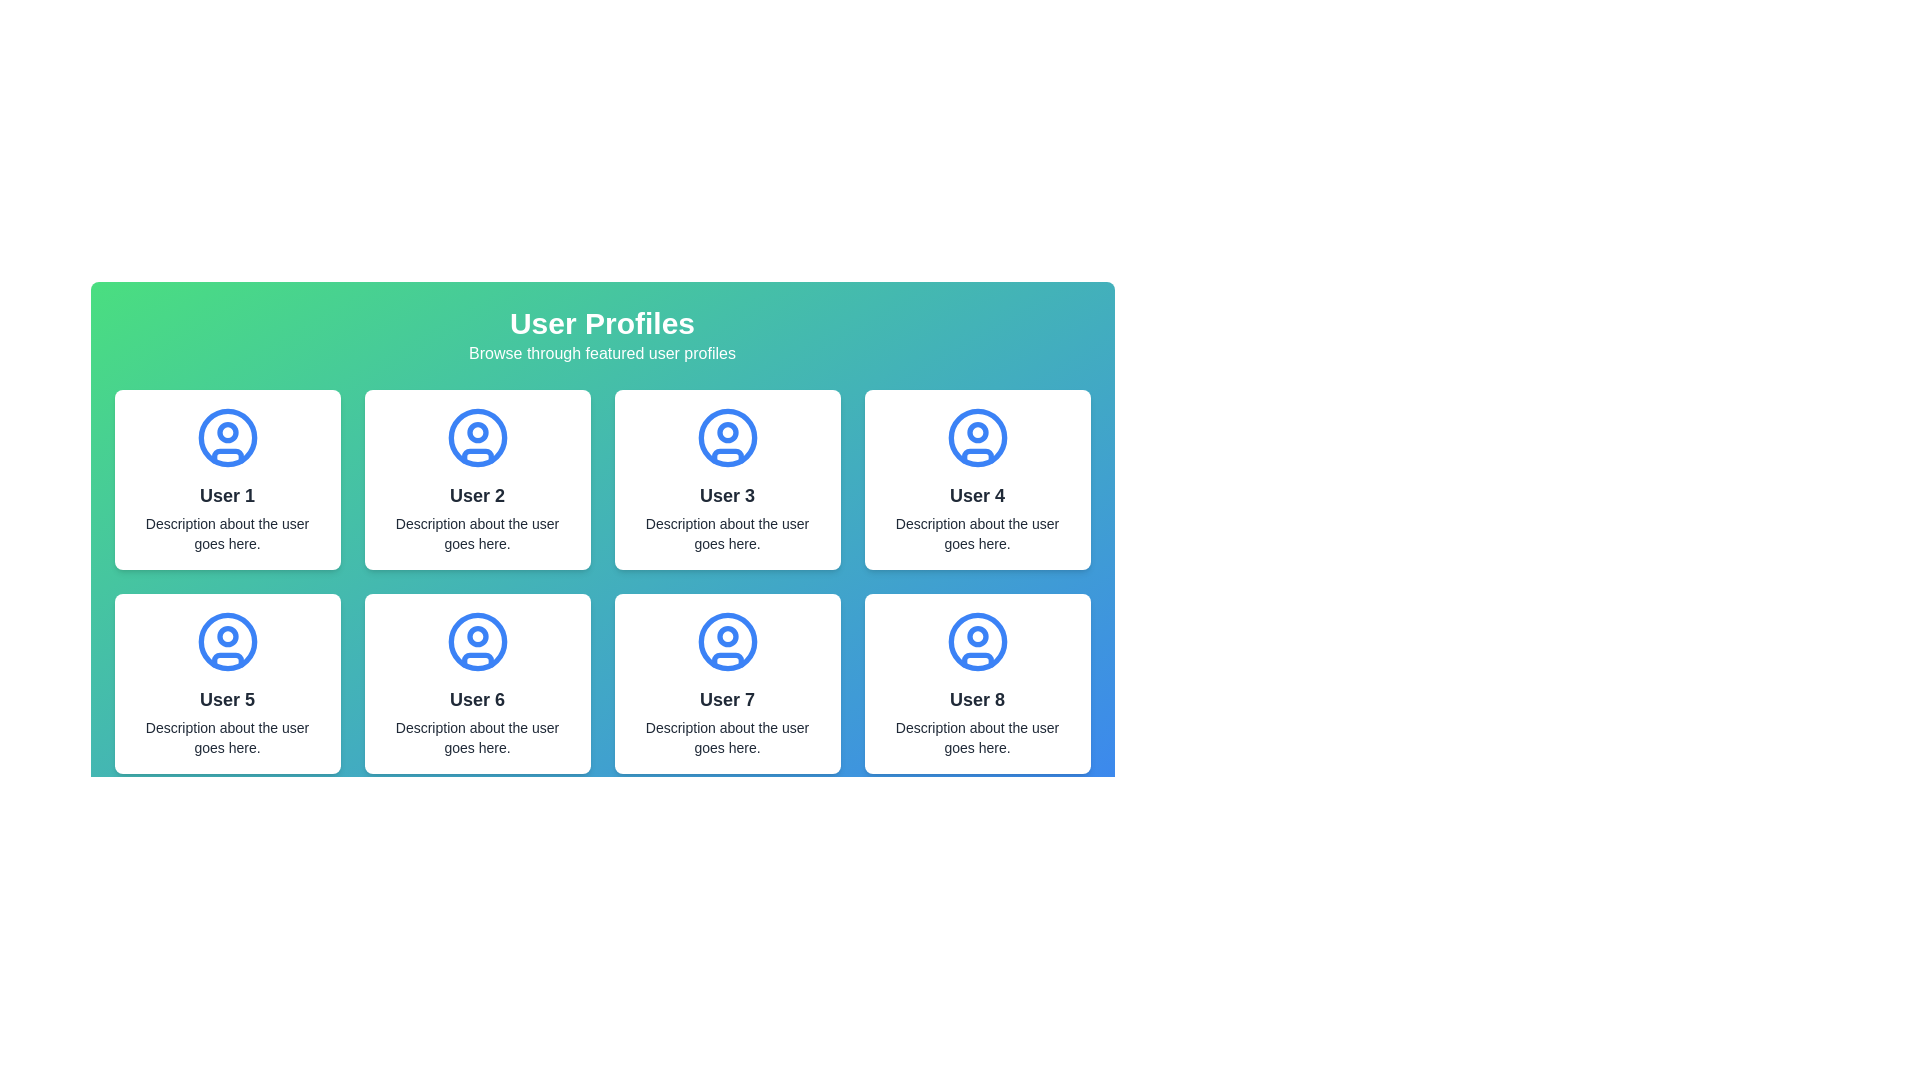  Describe the element at coordinates (227, 737) in the screenshot. I see `the text element containing 'Description about the user goes here.' positioned below the user profile title 'User 5'` at that location.